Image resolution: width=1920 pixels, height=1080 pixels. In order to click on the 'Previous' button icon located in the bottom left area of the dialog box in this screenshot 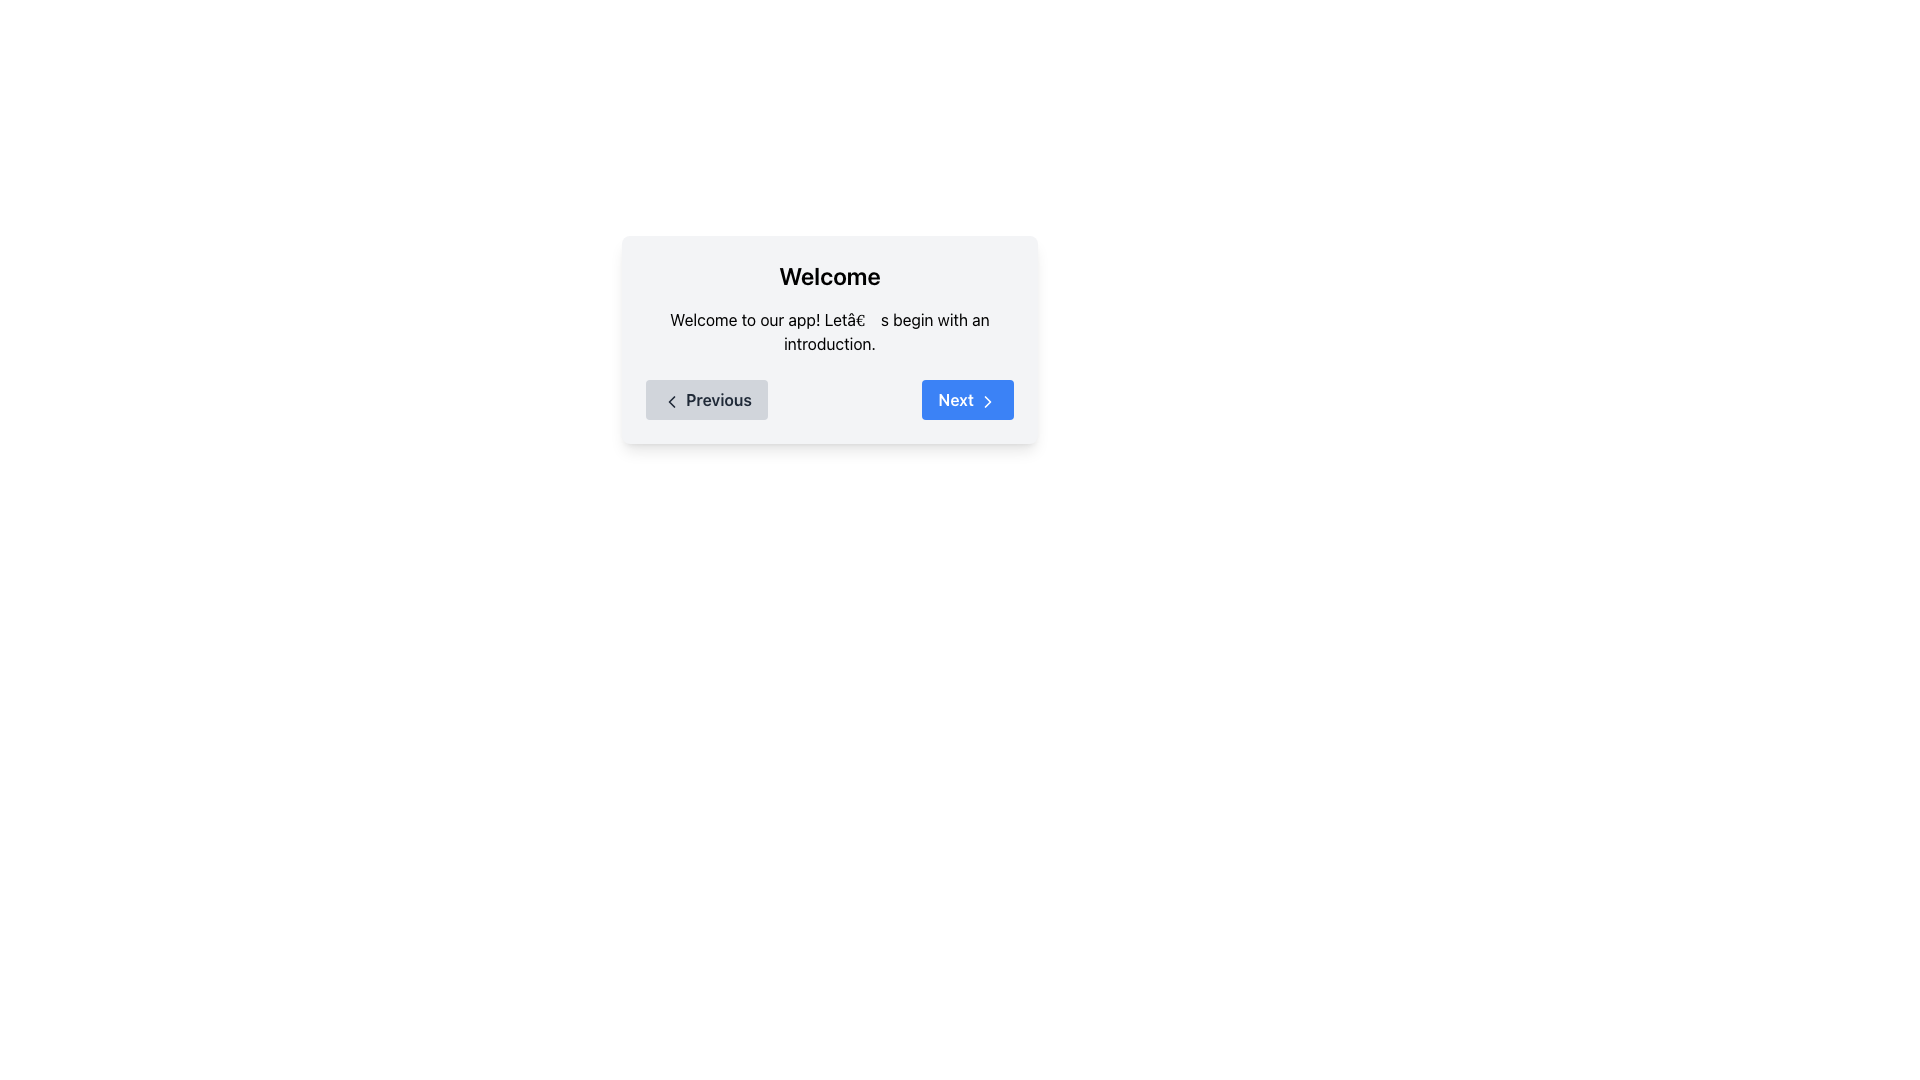, I will do `click(672, 401)`.